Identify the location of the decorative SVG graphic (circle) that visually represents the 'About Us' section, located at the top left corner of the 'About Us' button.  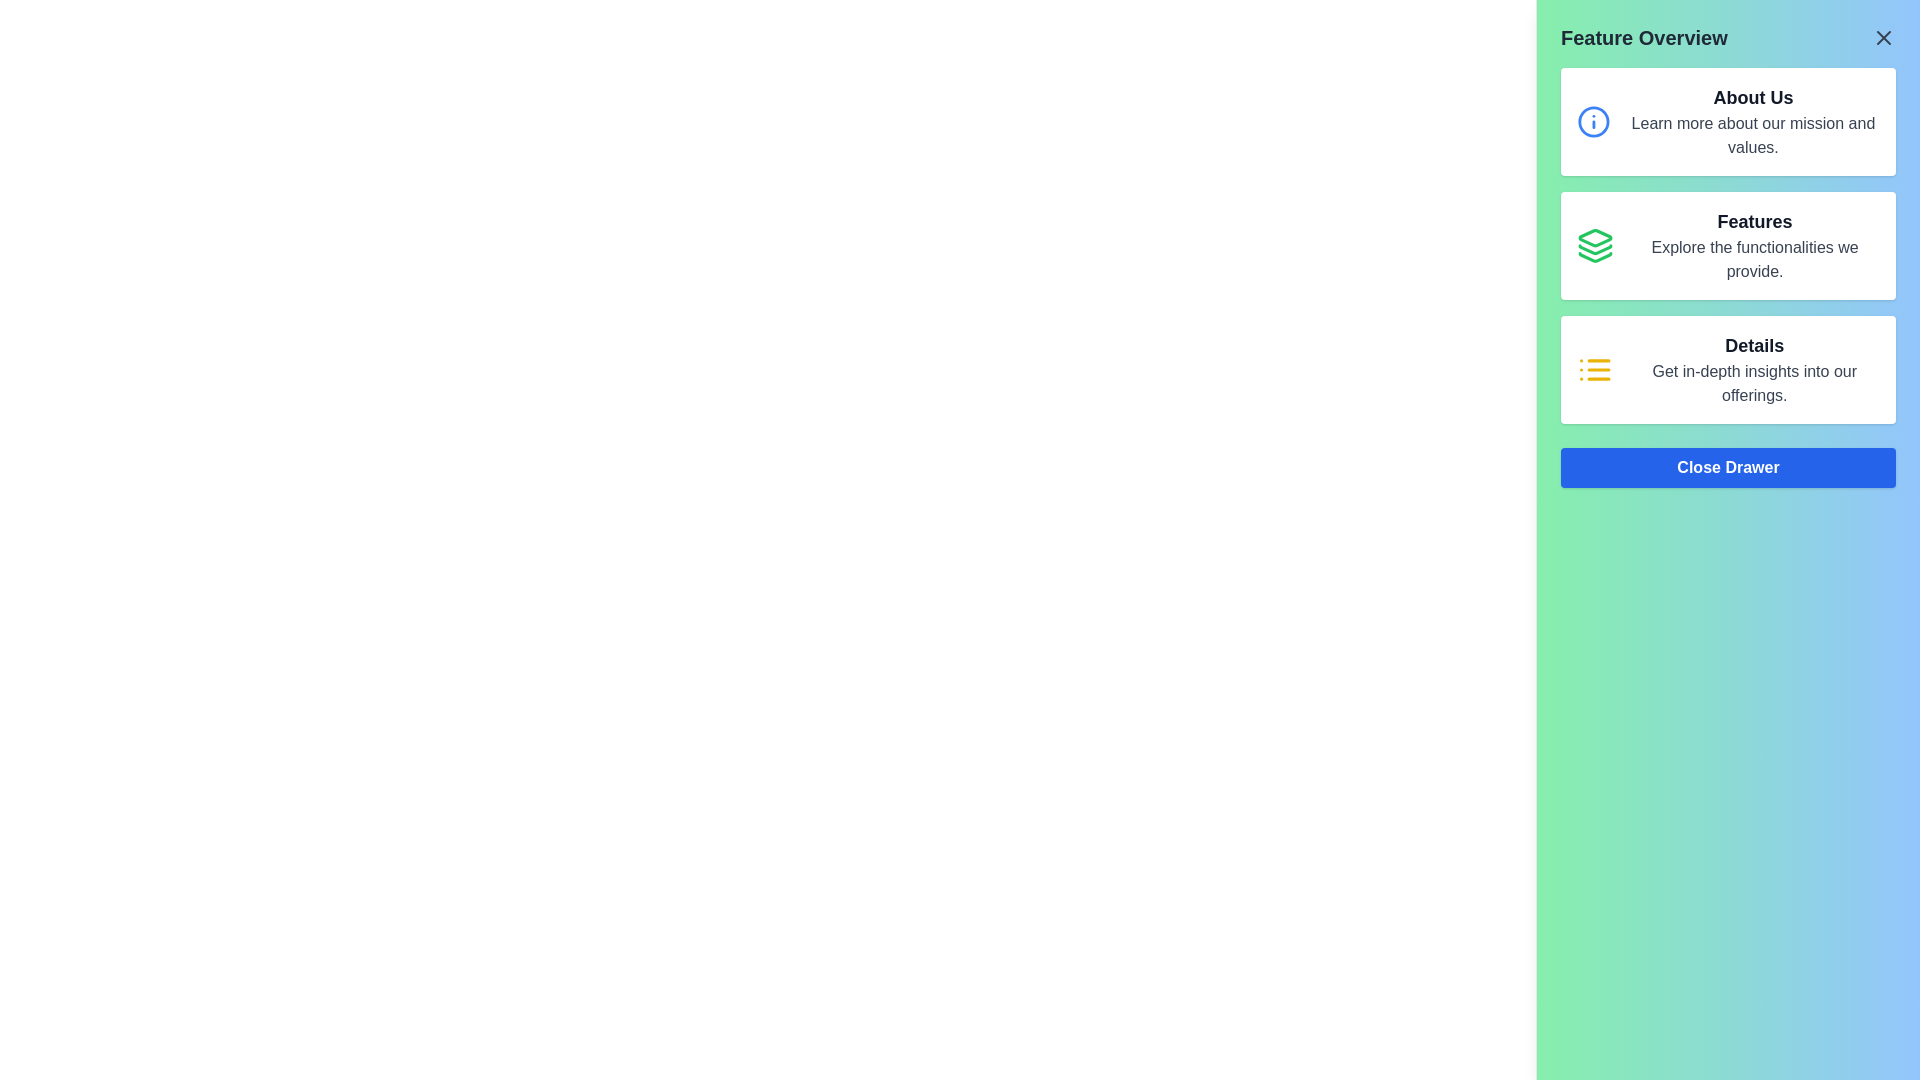
(1592, 122).